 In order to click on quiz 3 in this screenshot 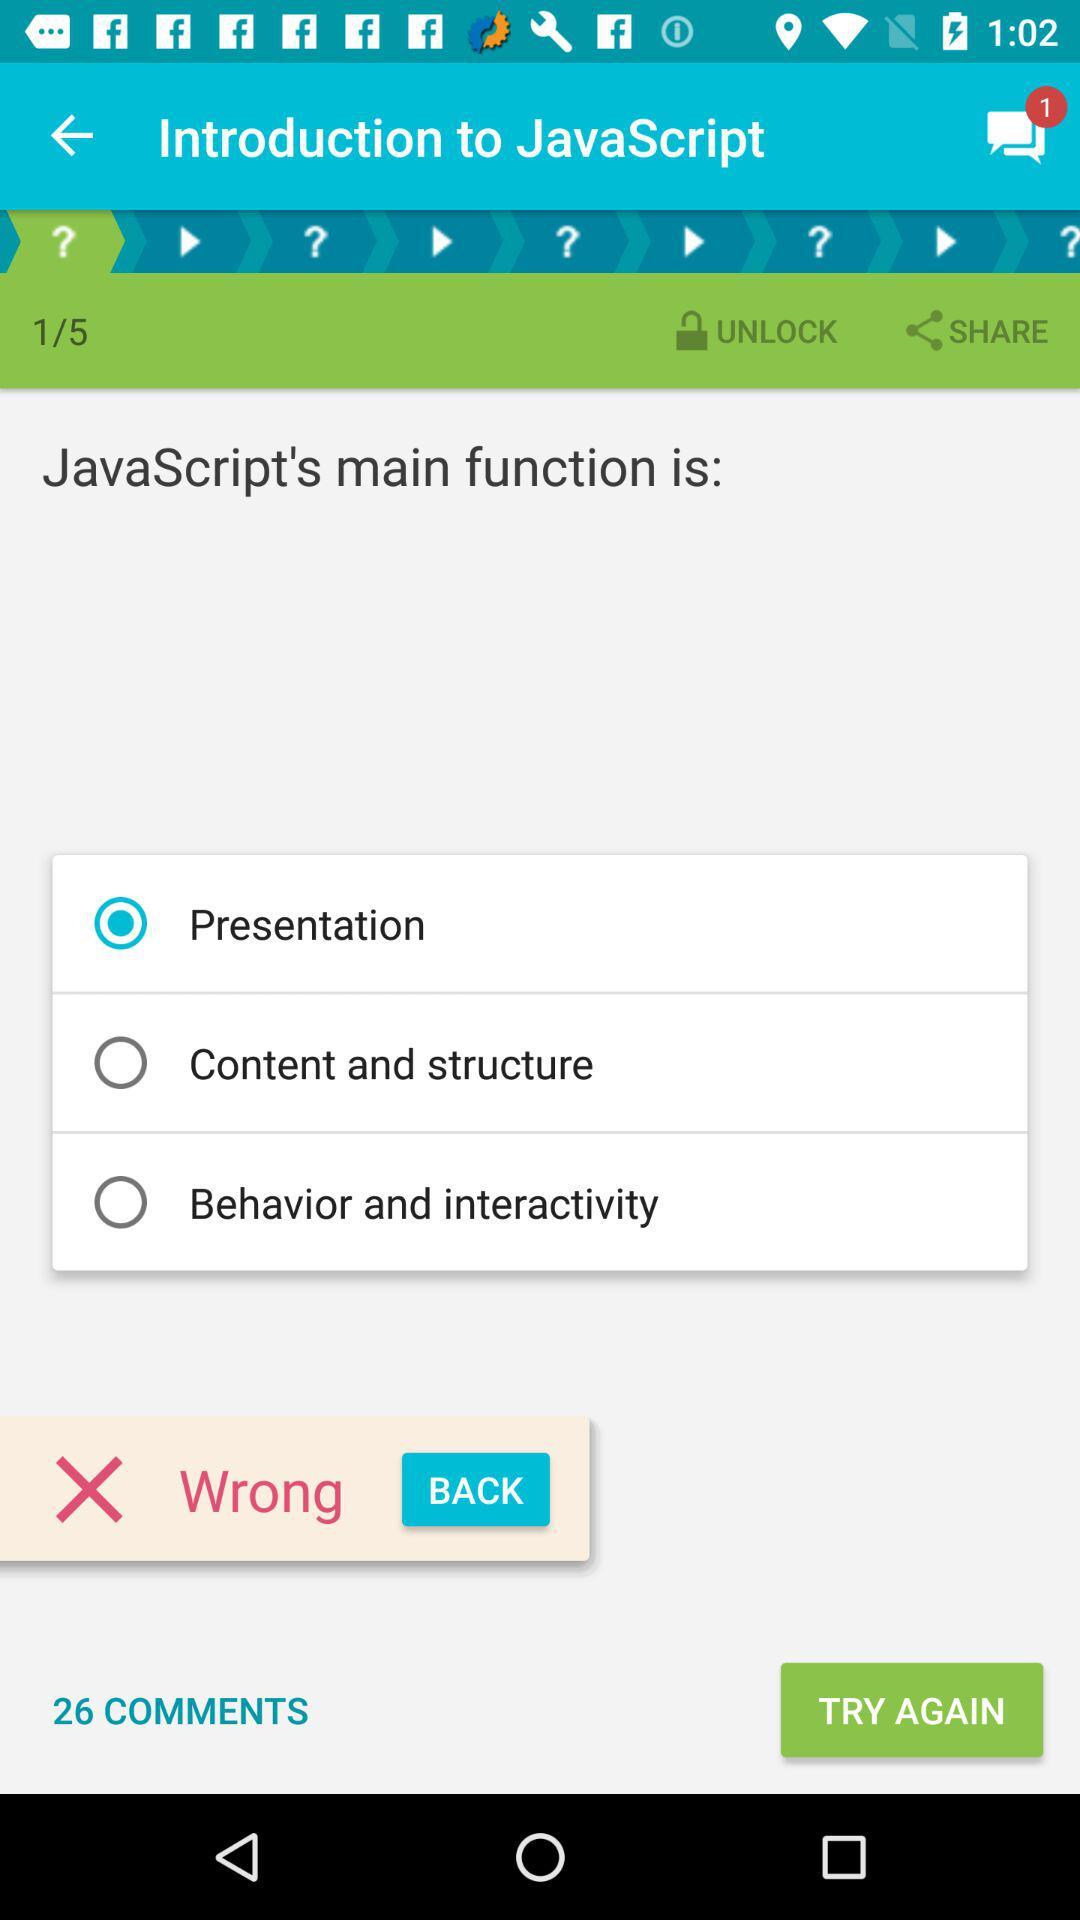, I will do `click(818, 240)`.